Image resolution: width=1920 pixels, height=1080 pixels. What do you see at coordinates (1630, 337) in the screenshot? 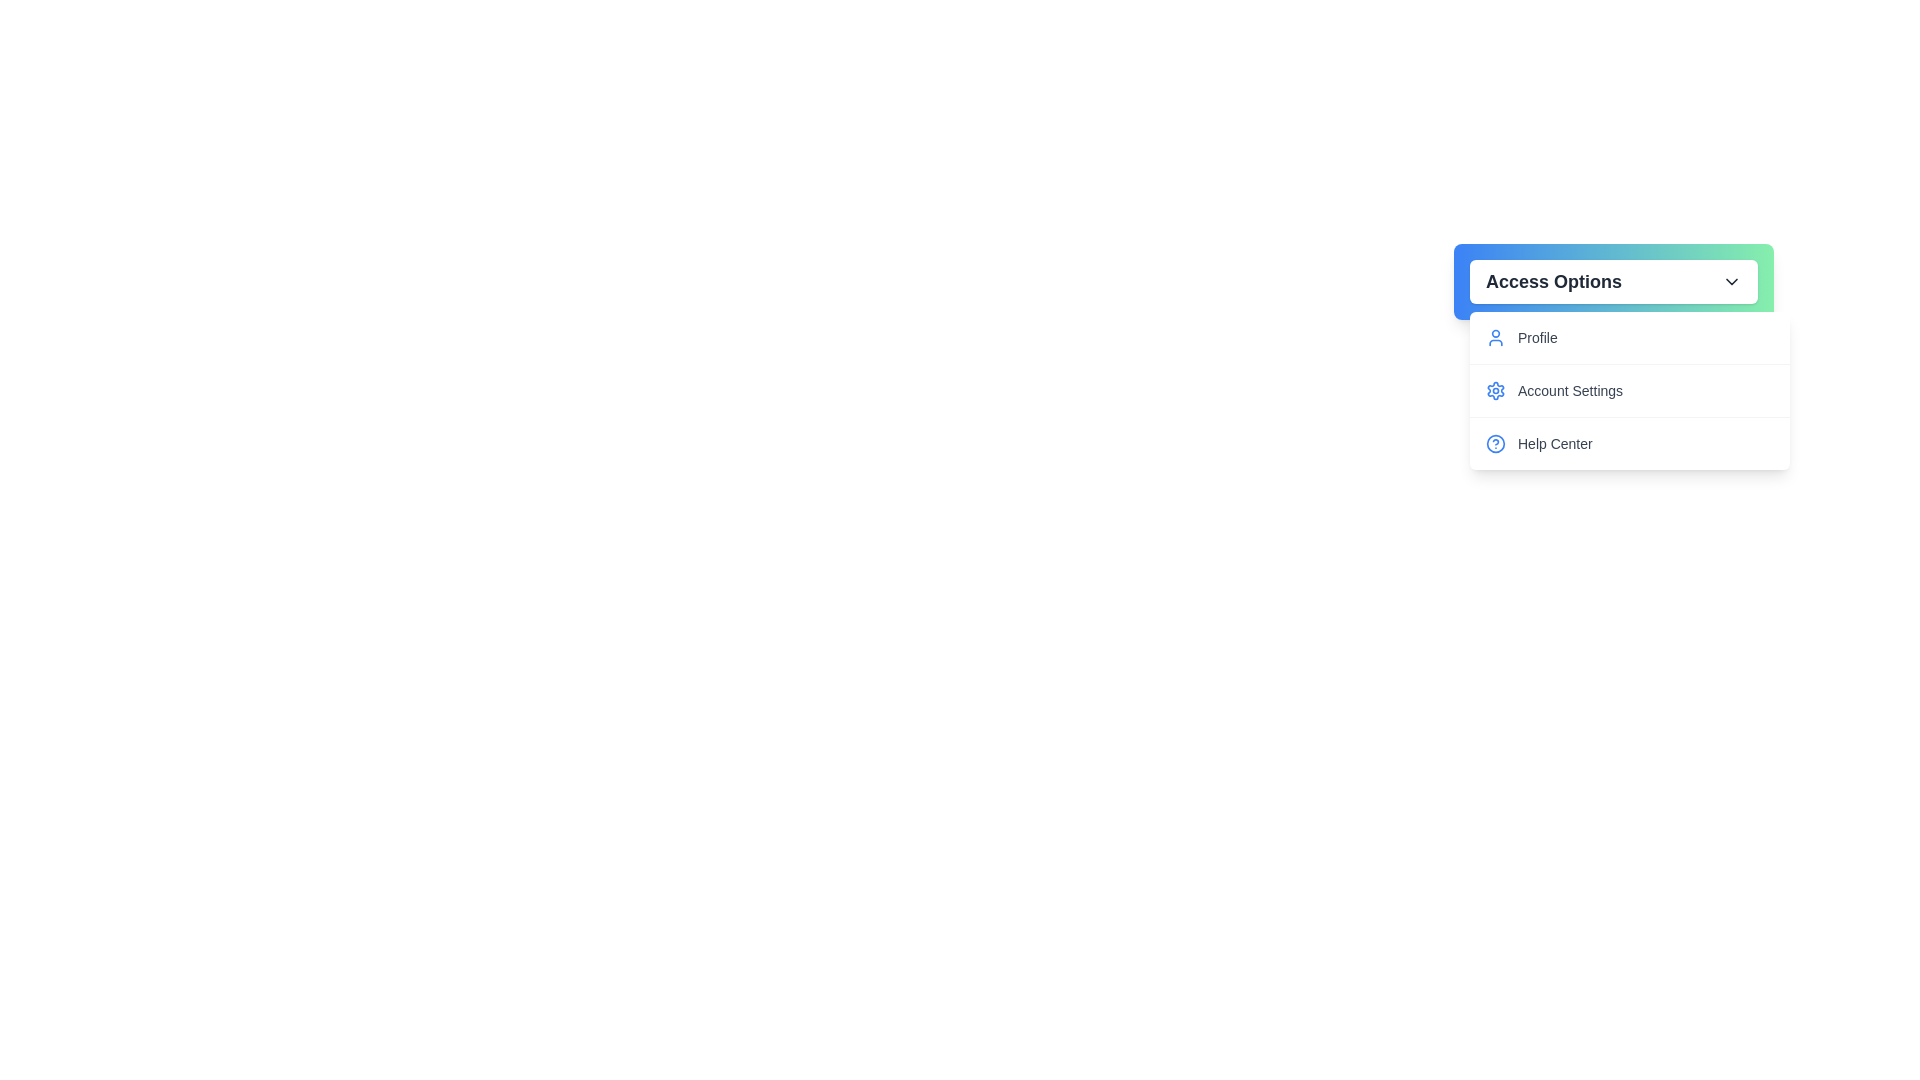
I see `the first menu item labeled 'Profile' in the dropdown menu` at bounding box center [1630, 337].